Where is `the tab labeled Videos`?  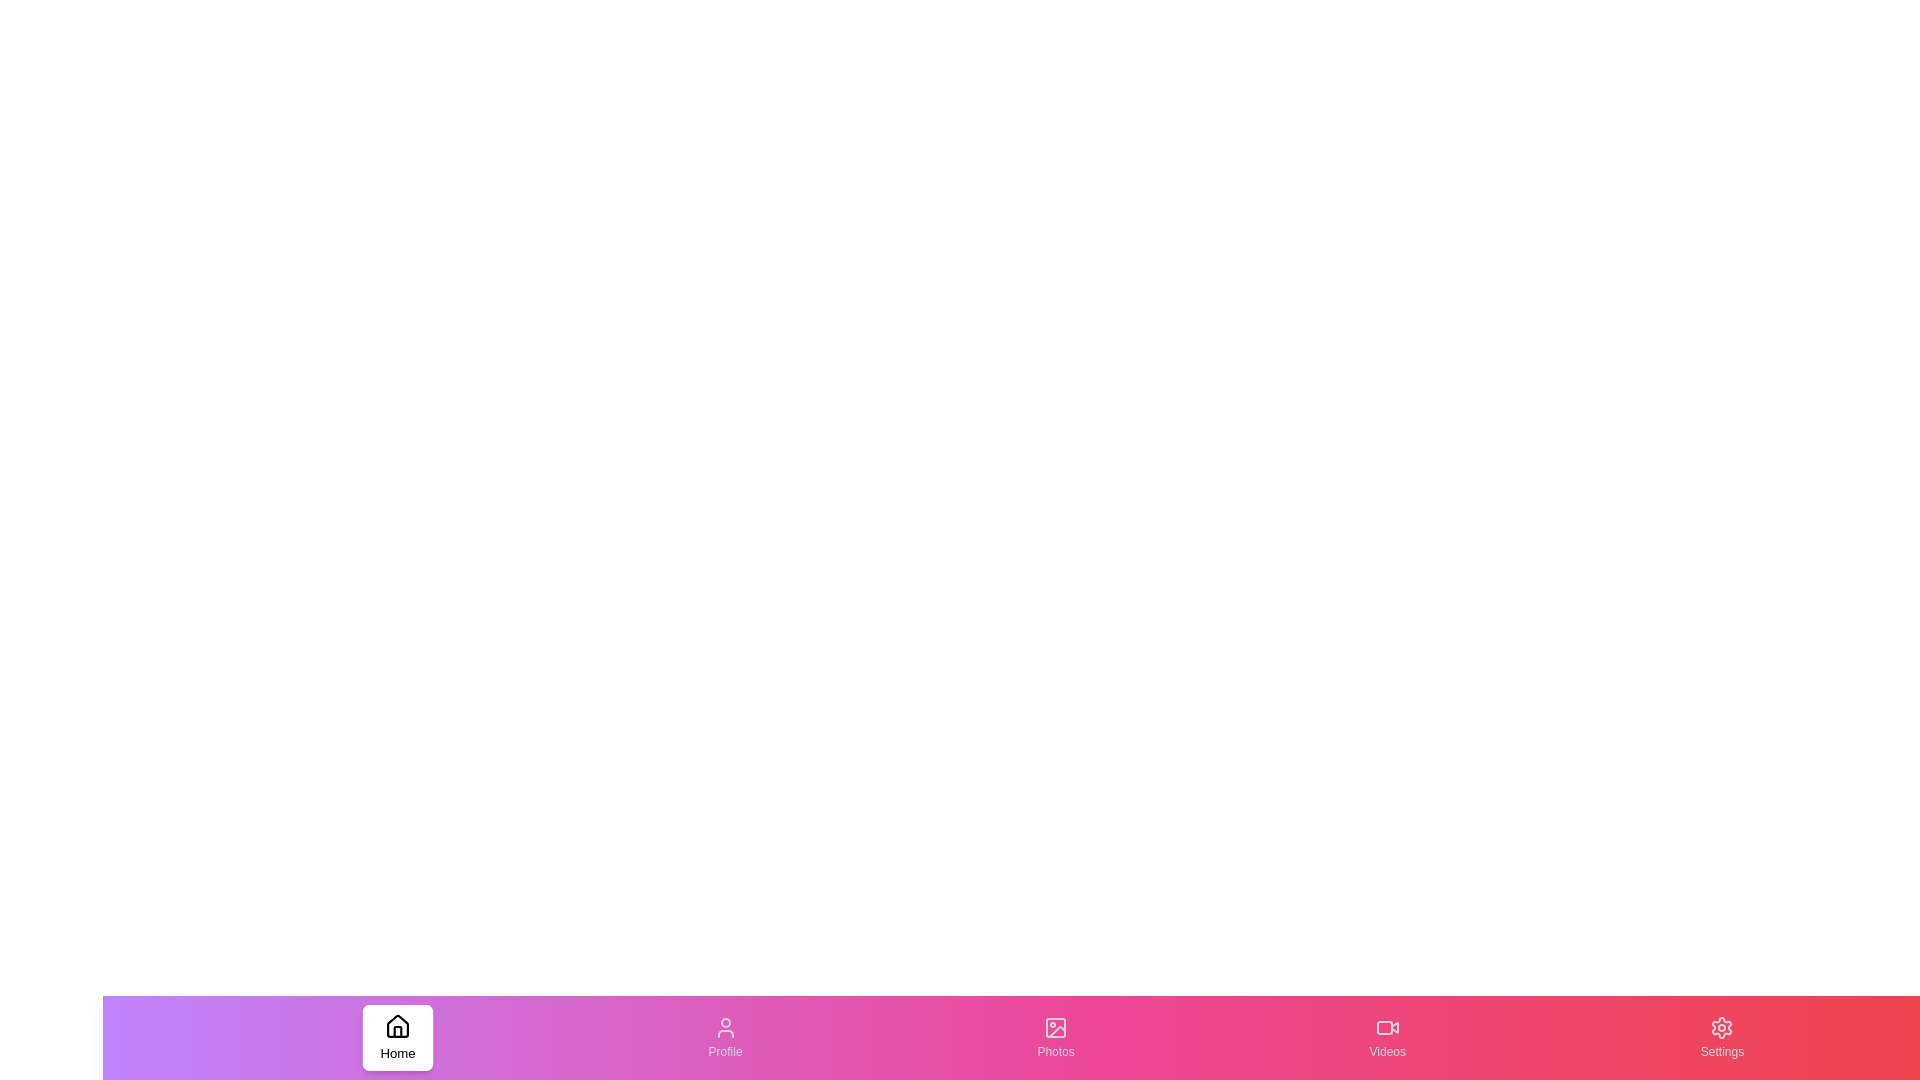 the tab labeled Videos is located at coordinates (1386, 1036).